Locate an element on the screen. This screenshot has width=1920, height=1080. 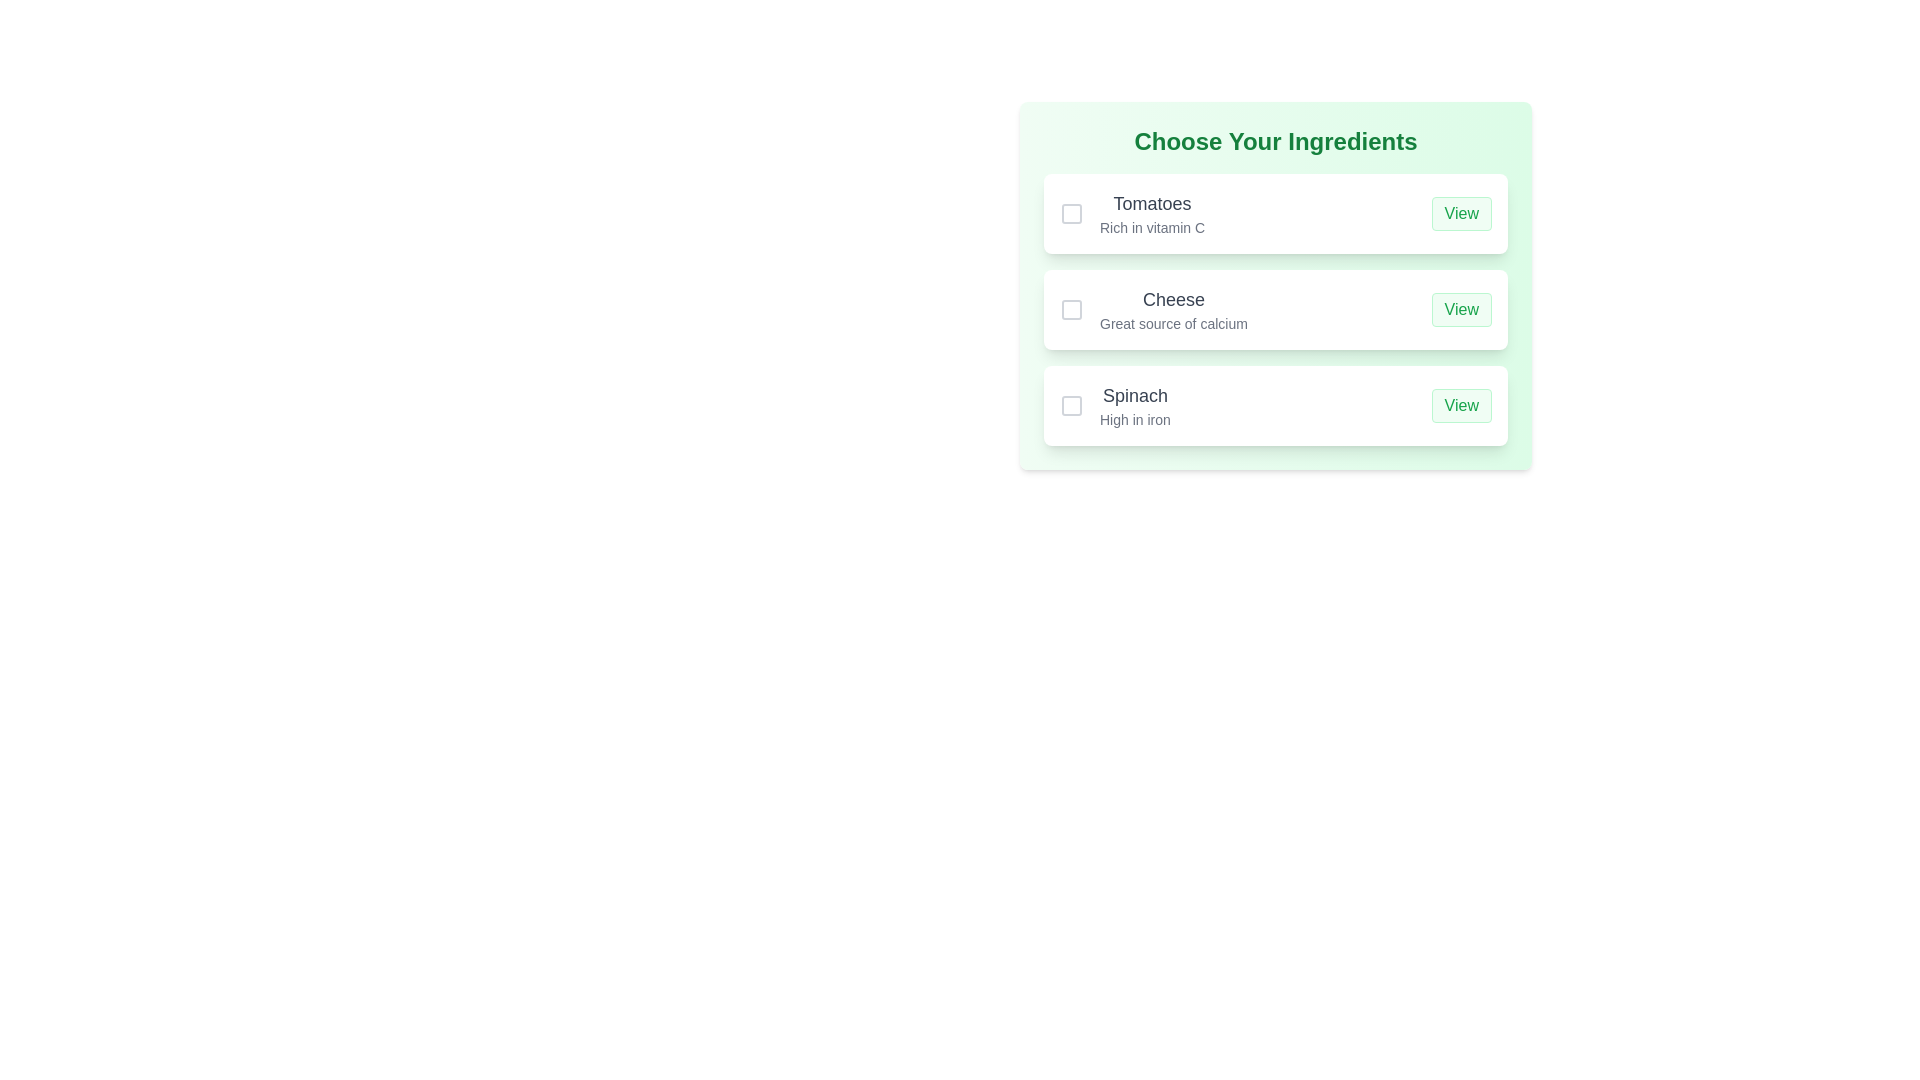
the label group that describes 'Tomatoes' and highlights its nutritional attribute 'Rich in vitamin C', located in the 'Choose Your Ingredients' section, positioned to the right of a checkbox and to the left of the 'View' button is located at coordinates (1152, 213).